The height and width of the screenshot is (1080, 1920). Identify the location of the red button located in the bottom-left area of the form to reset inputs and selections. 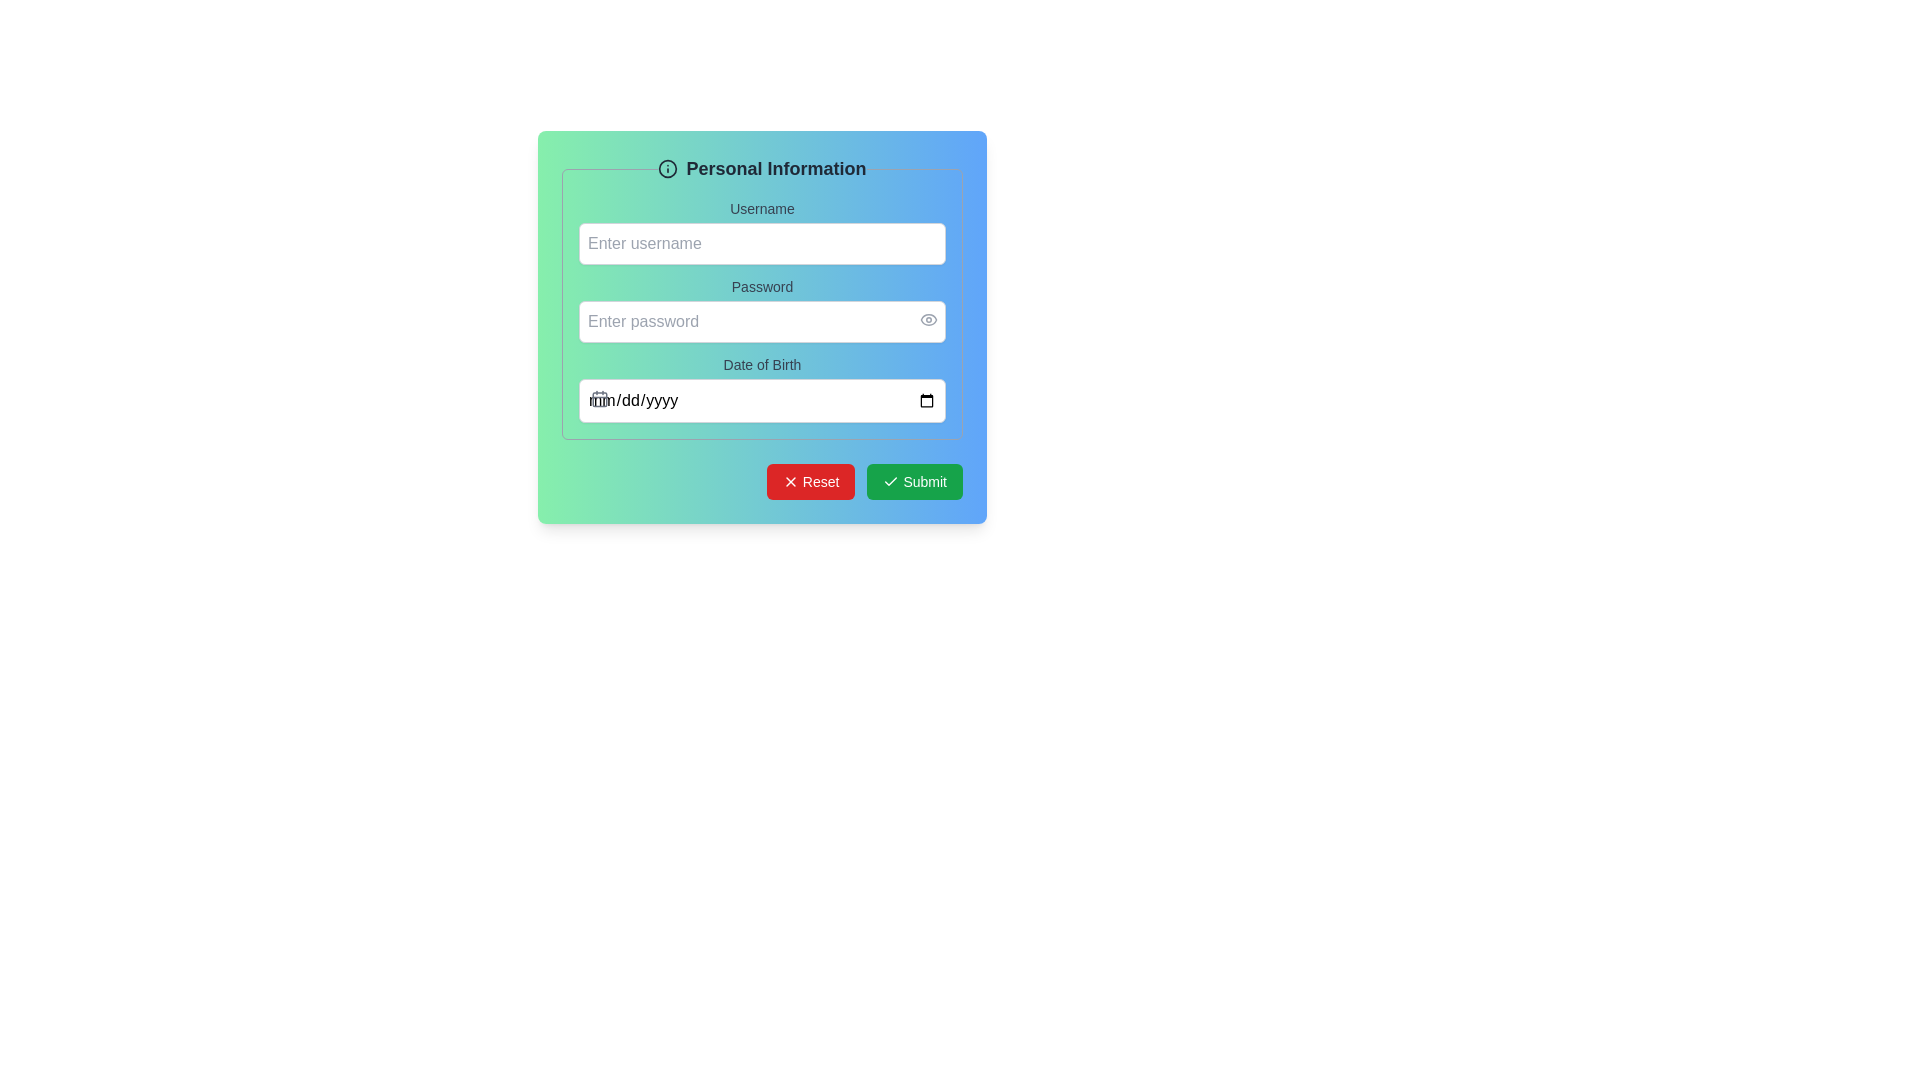
(821, 482).